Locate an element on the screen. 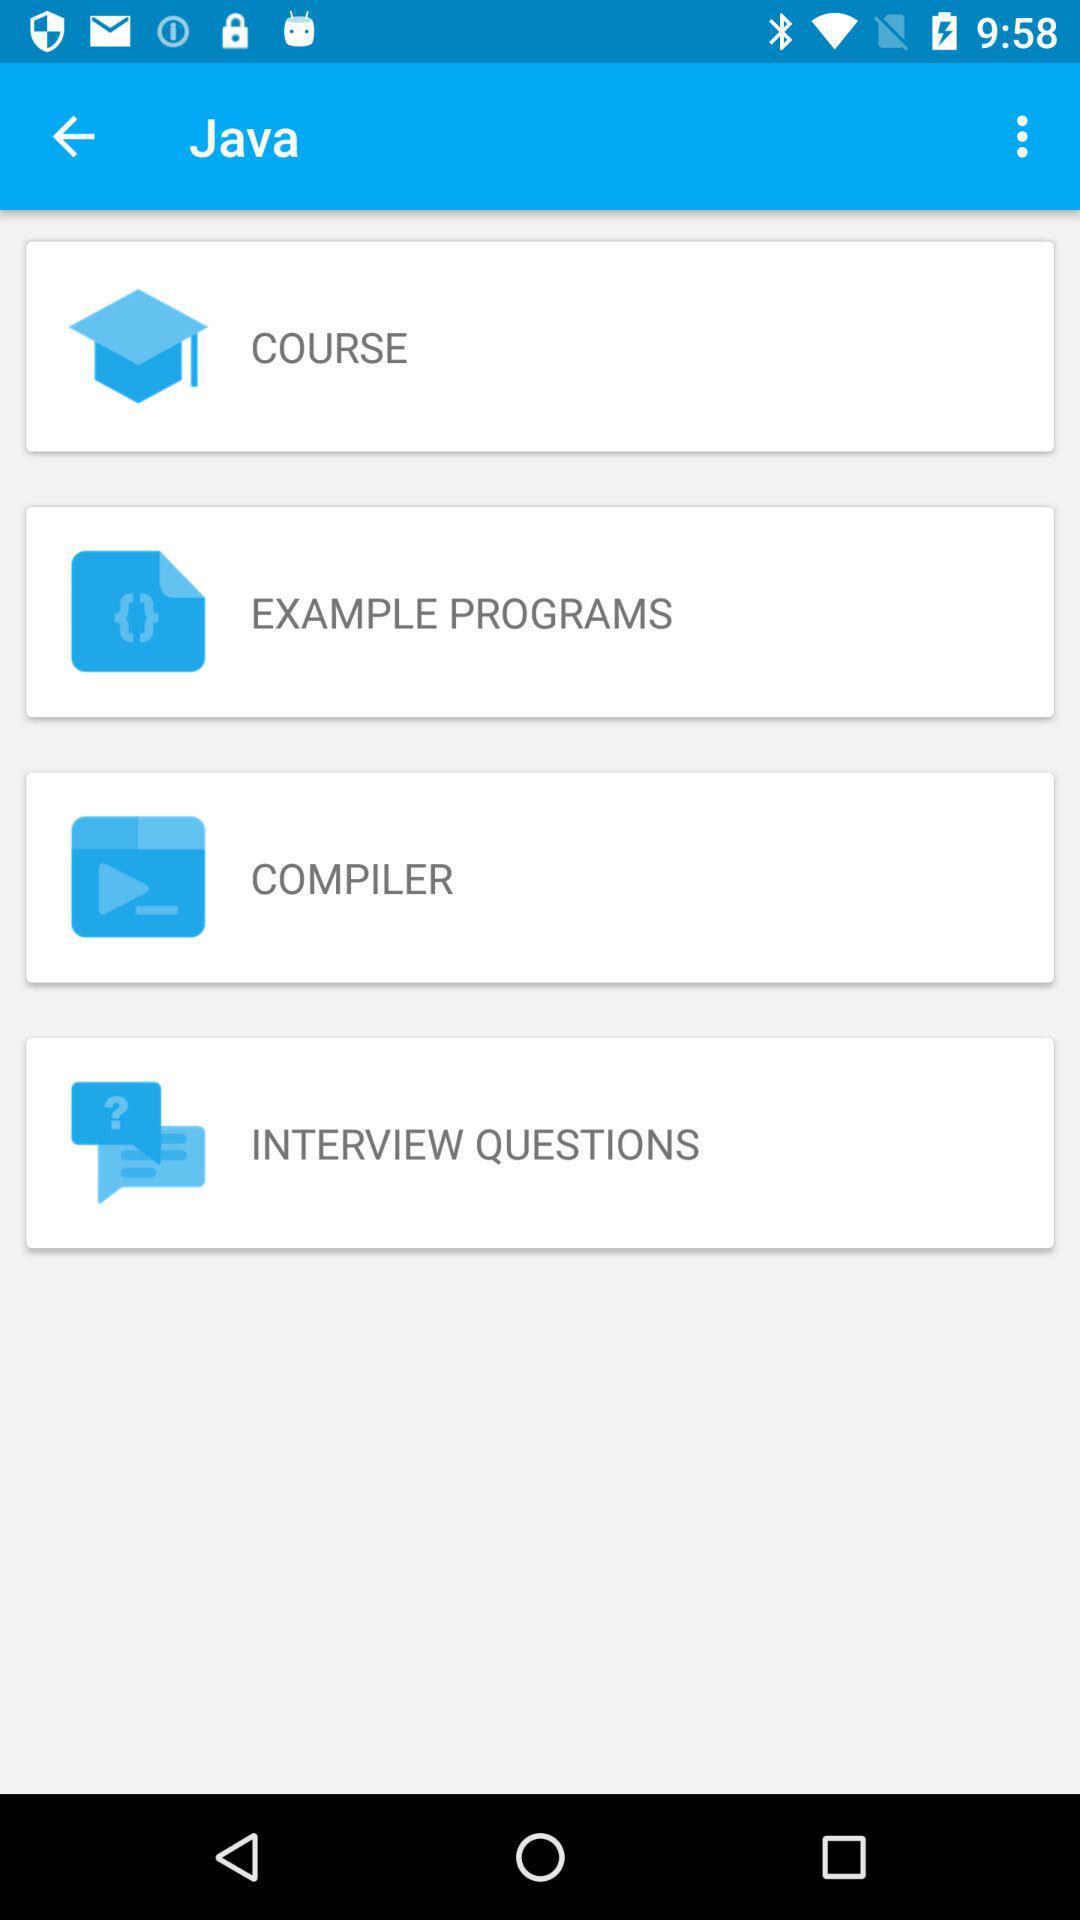 The image size is (1080, 1920). the item next to java icon is located at coordinates (72, 135).